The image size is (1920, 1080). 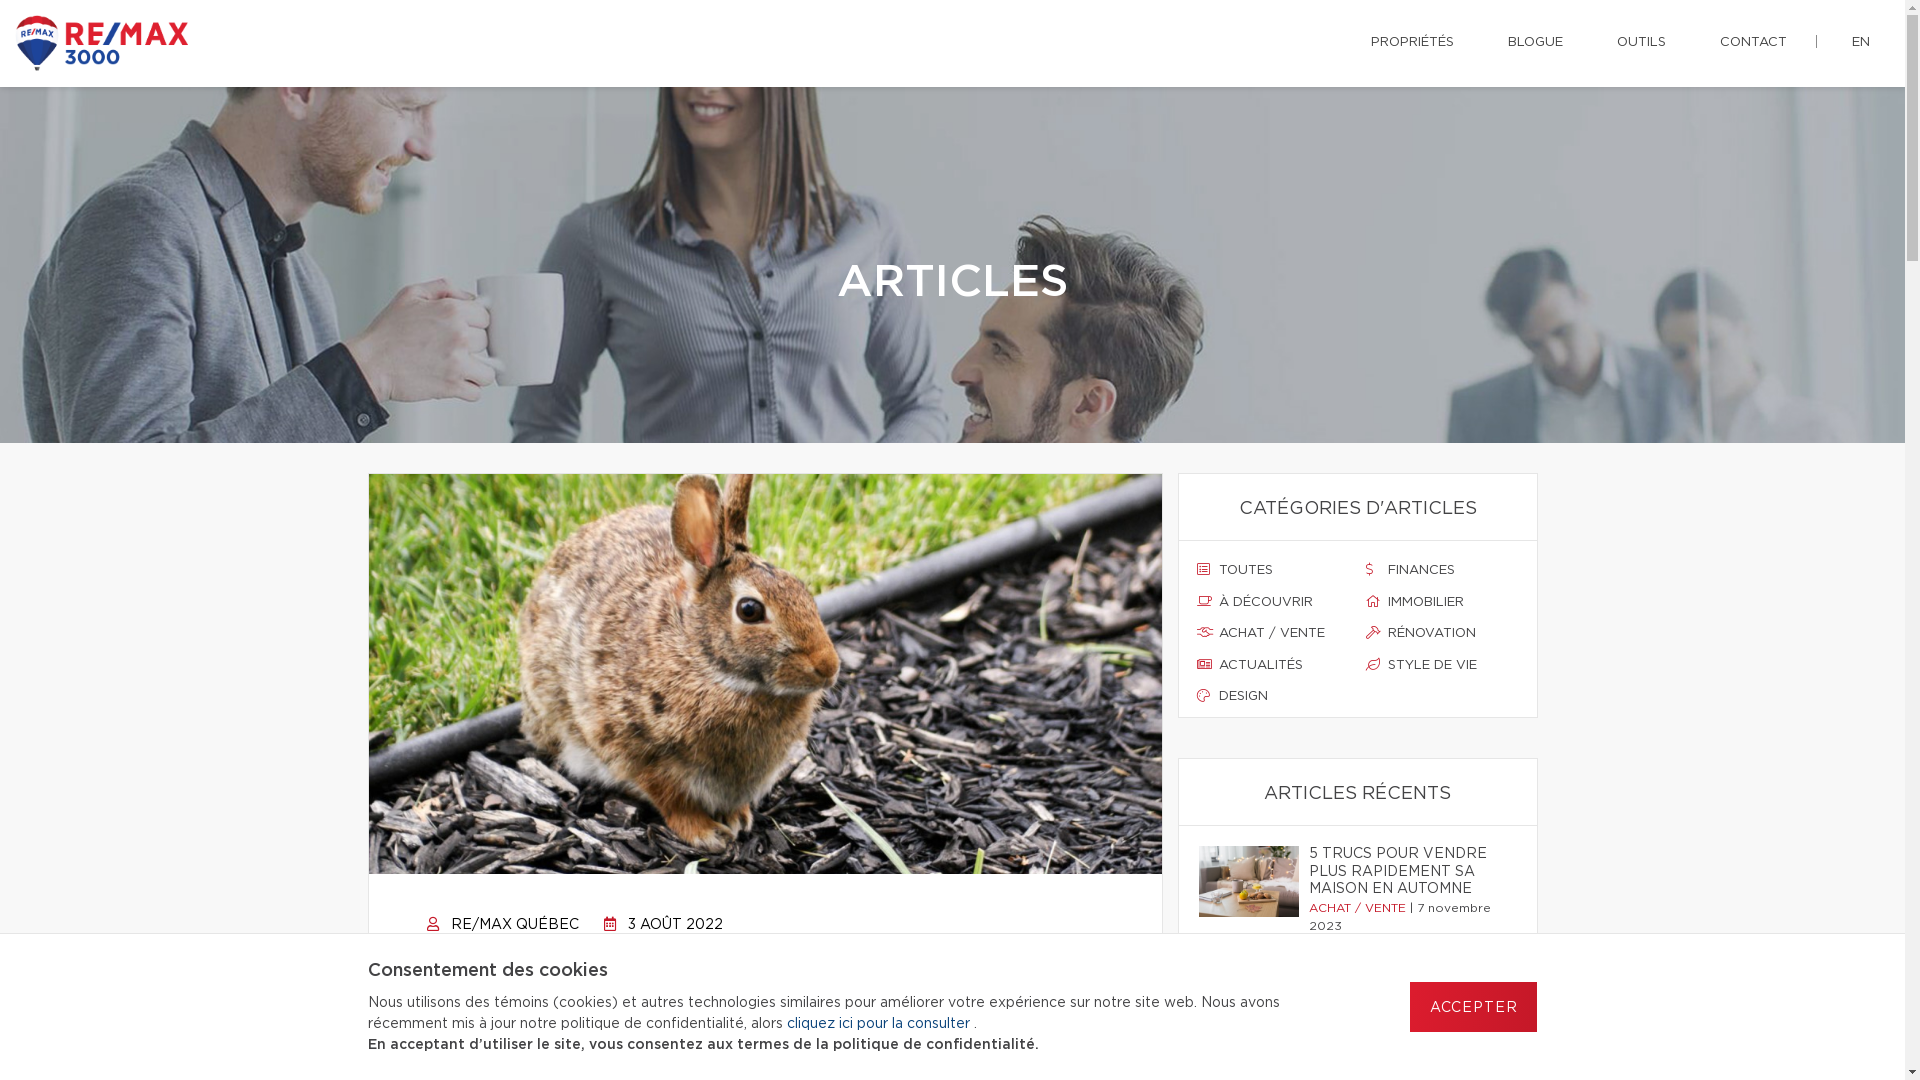 I want to click on 'BLOGUE', so click(x=1492, y=42).